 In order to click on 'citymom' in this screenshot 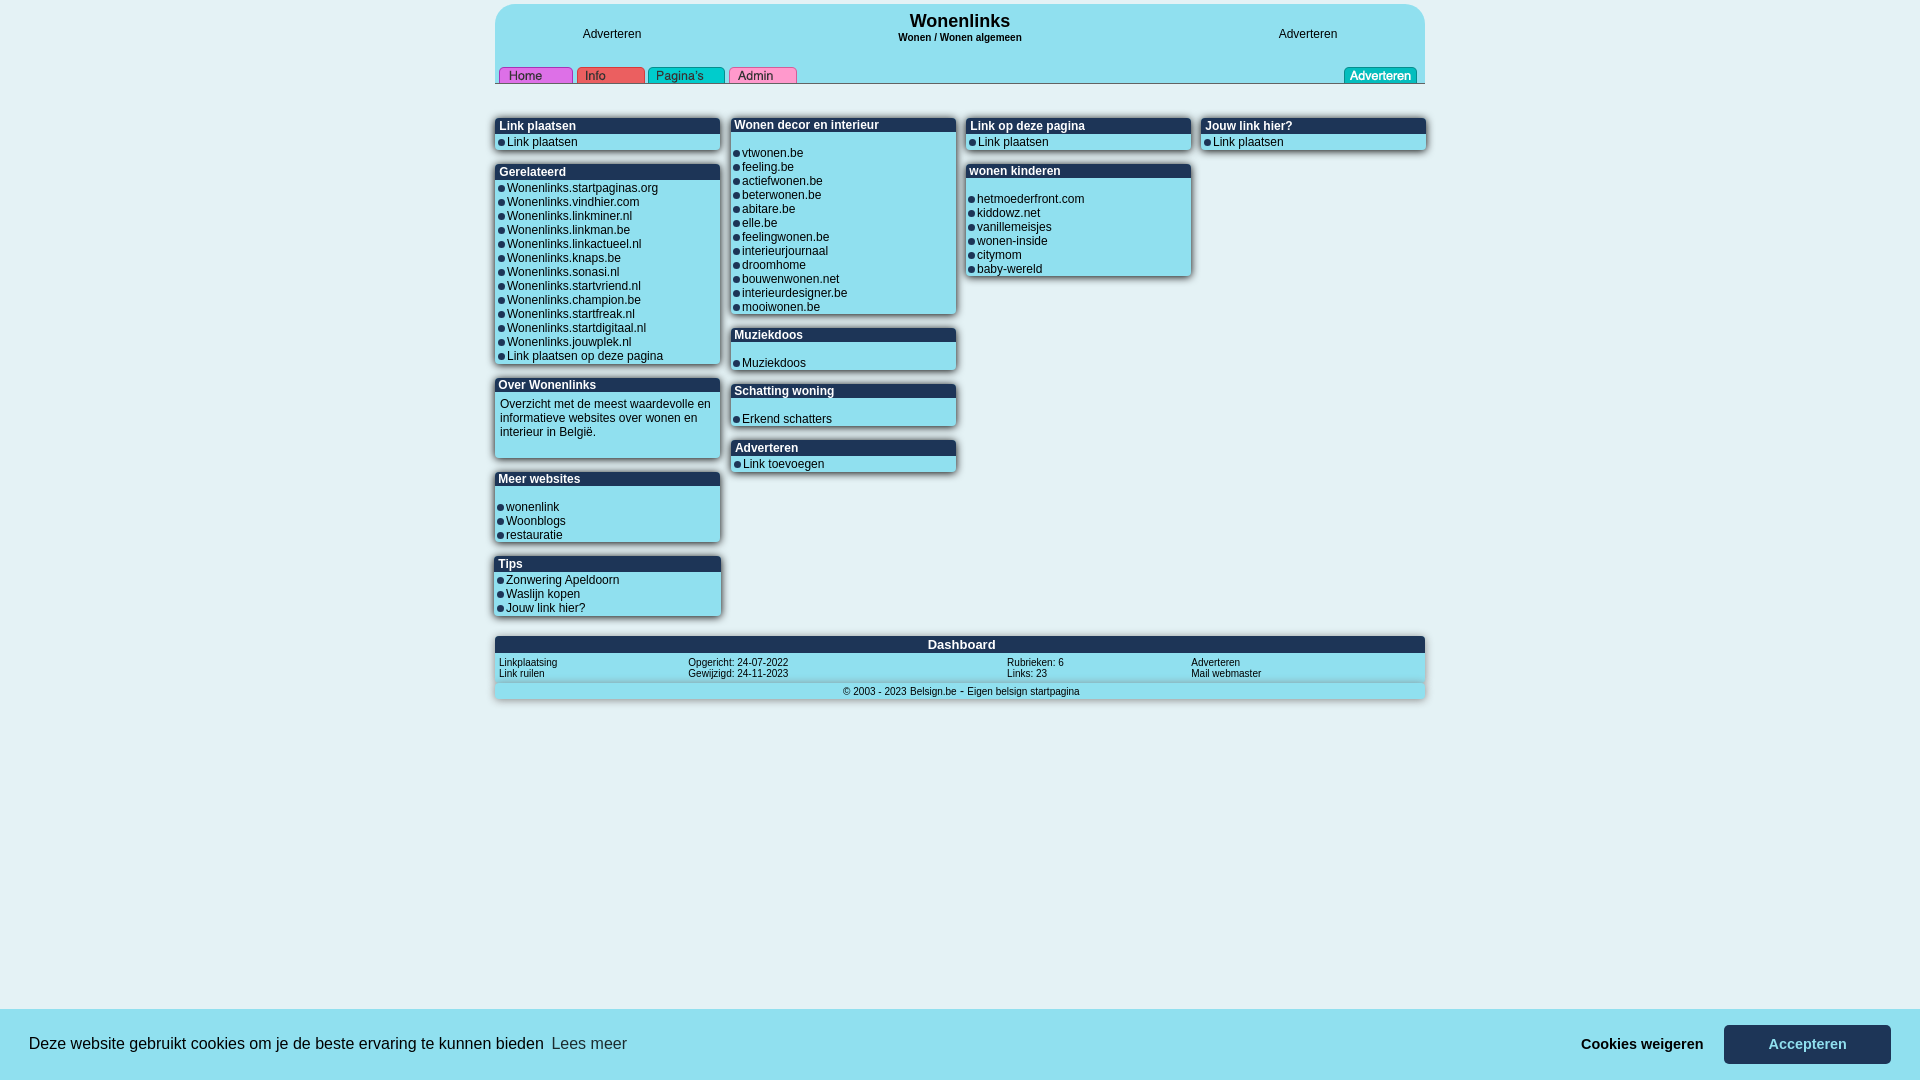, I will do `click(999, 253)`.